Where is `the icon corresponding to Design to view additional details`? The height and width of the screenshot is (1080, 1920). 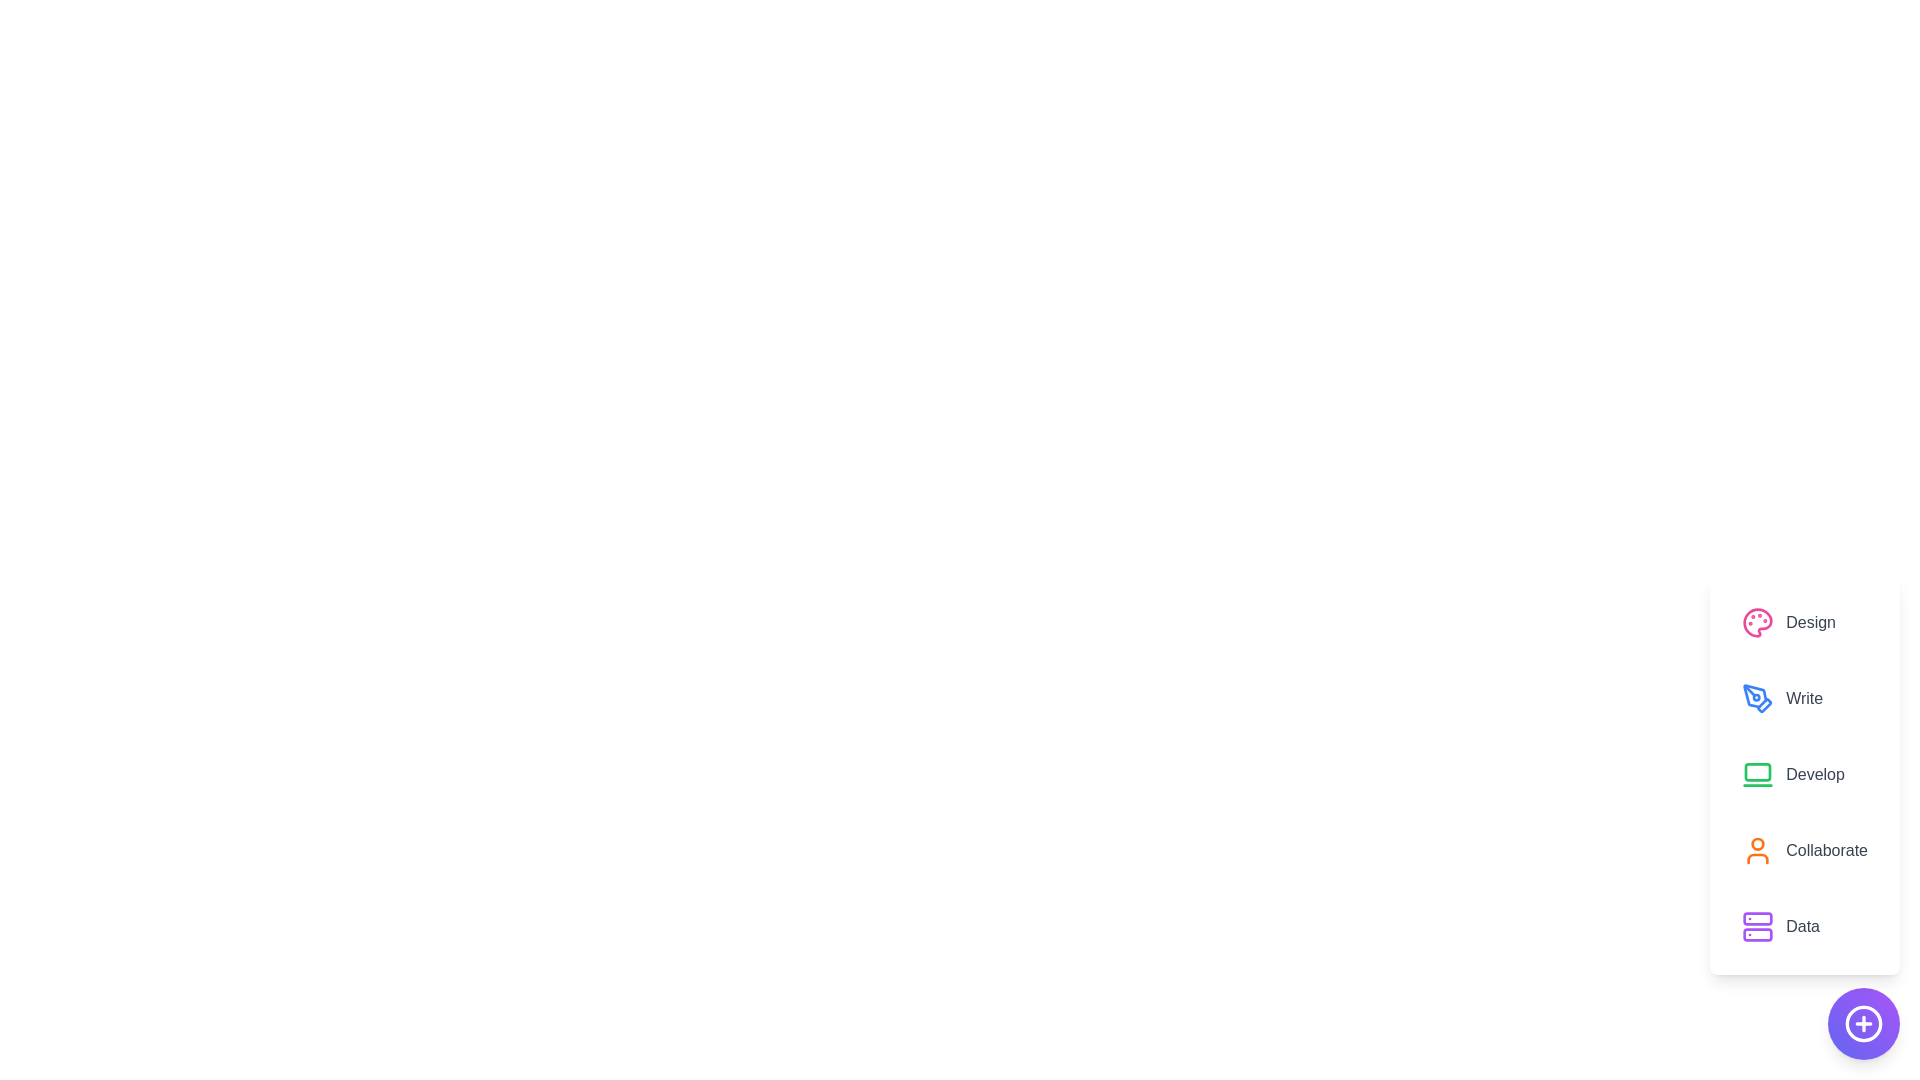
the icon corresponding to Design to view additional details is located at coordinates (1756, 622).